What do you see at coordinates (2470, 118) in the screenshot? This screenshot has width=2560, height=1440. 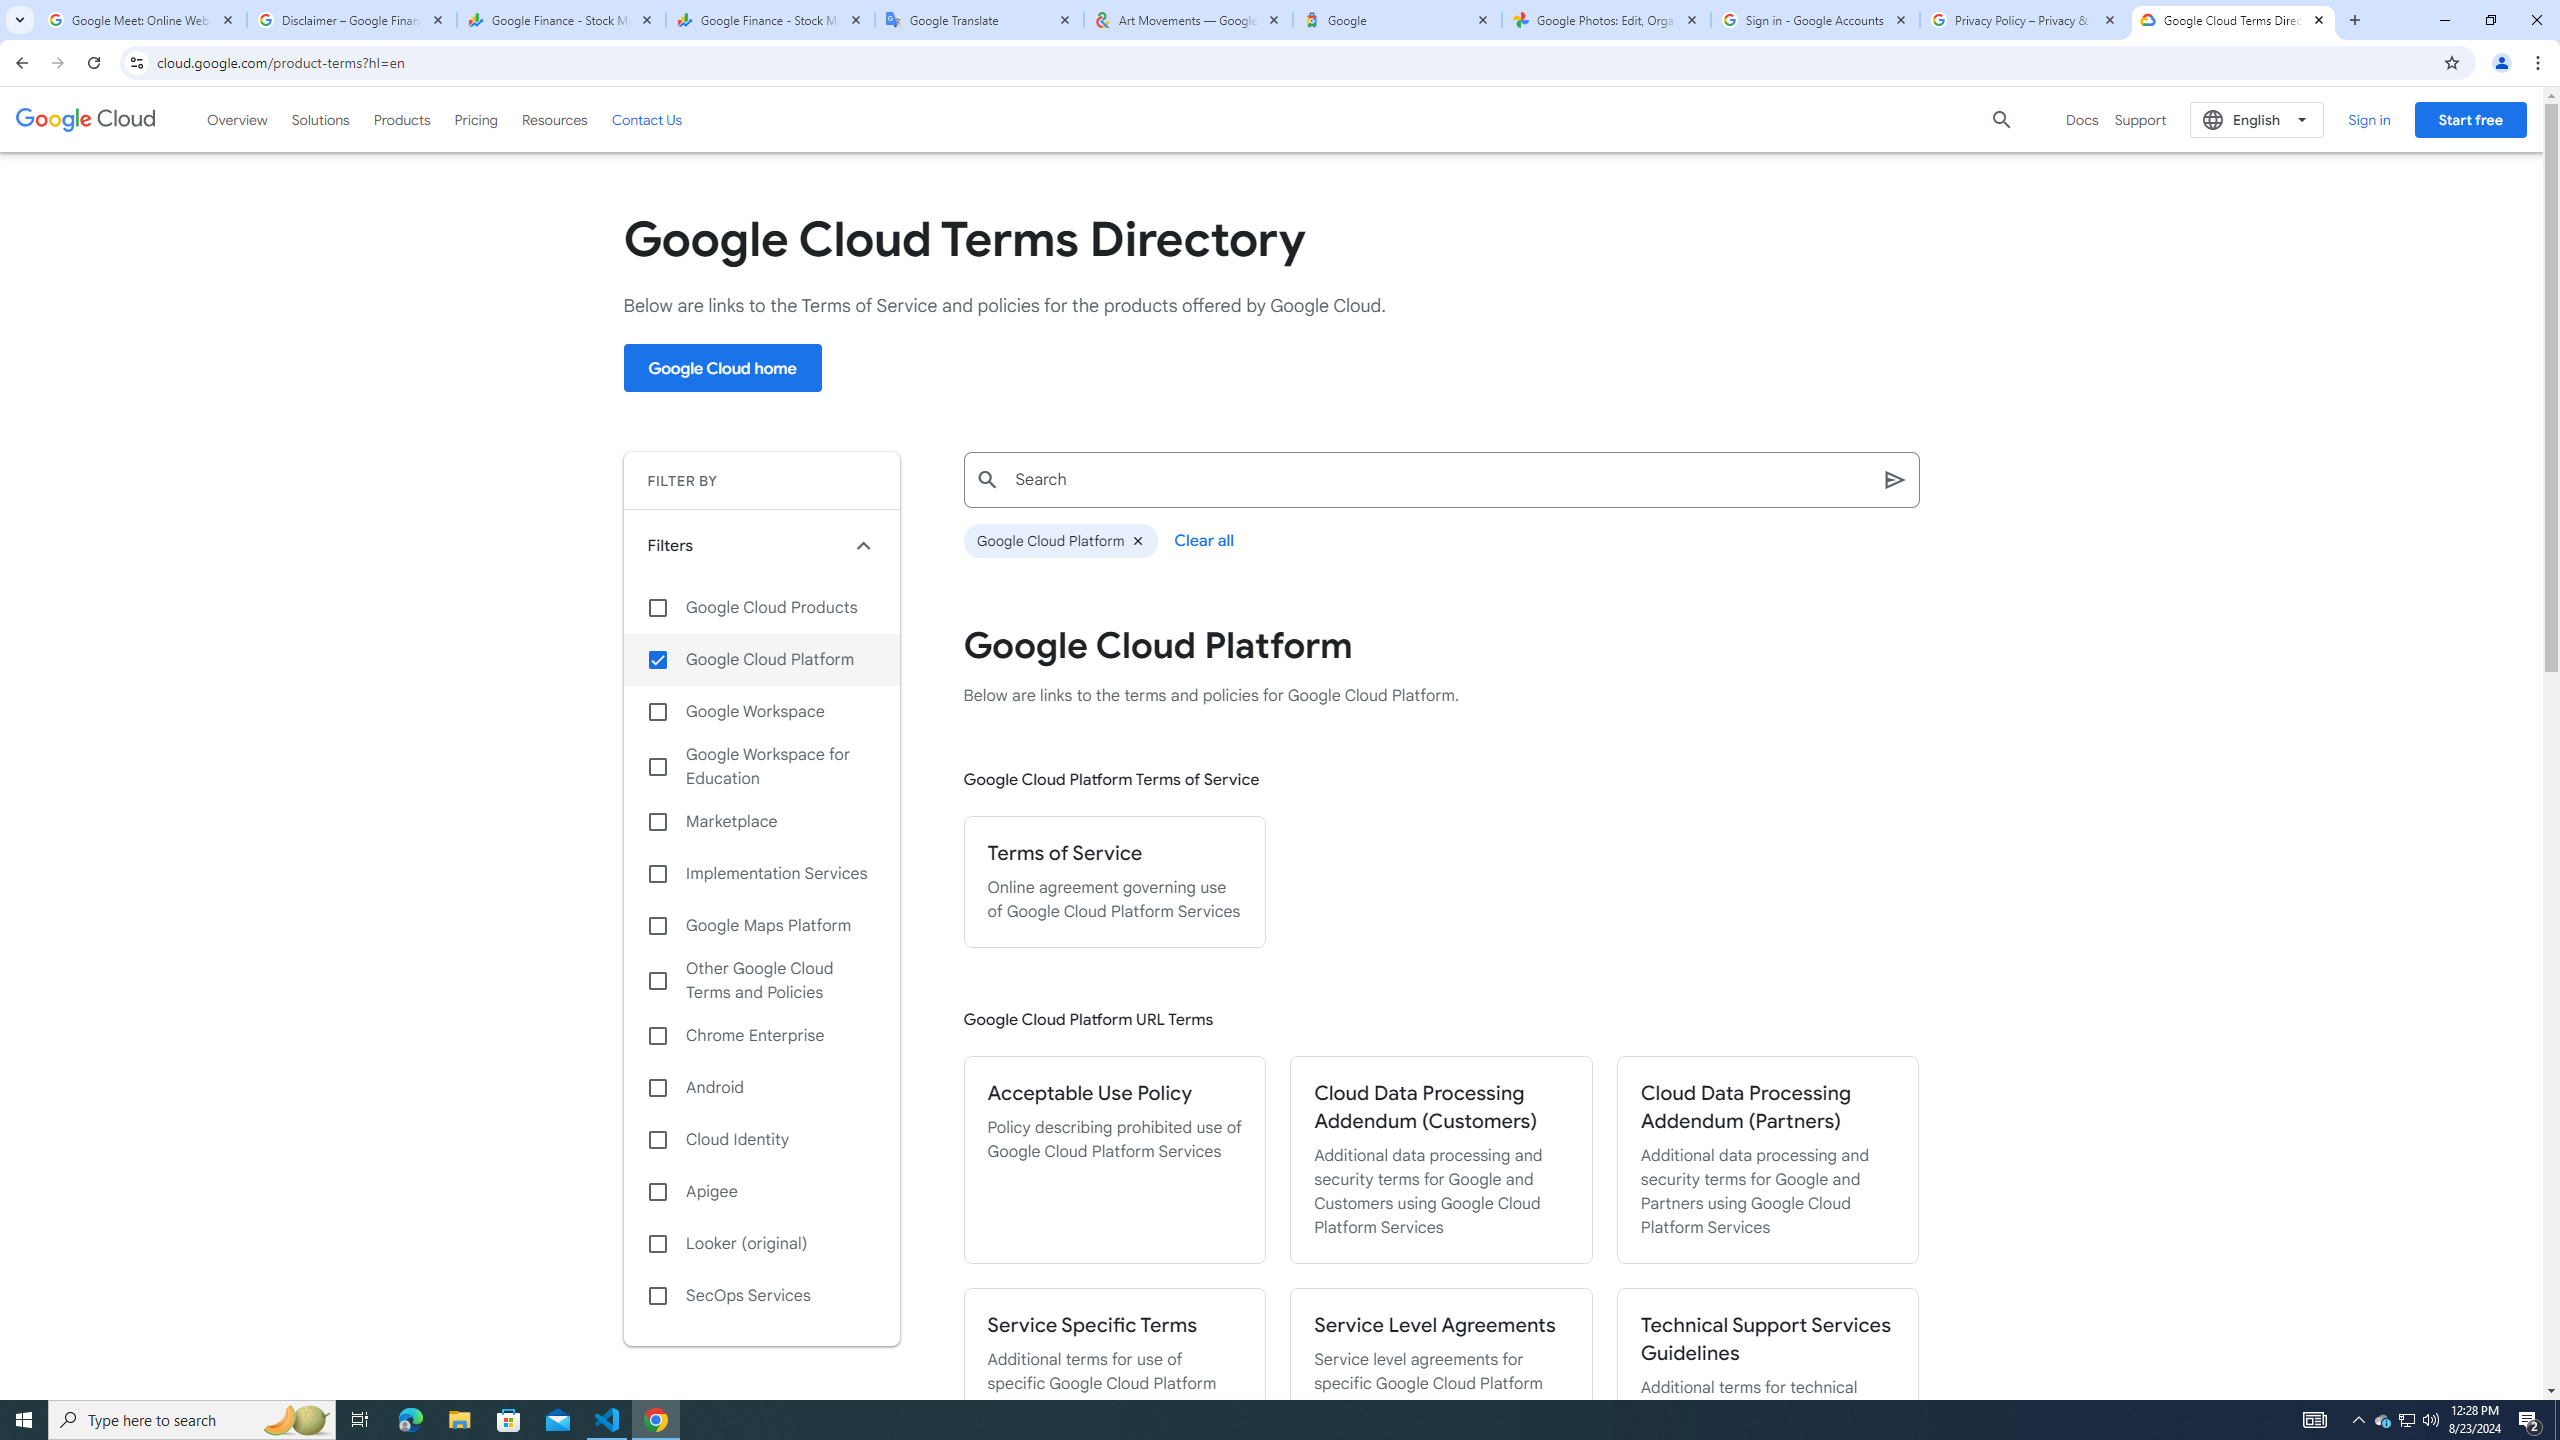 I see `'Start free'` at bounding box center [2470, 118].